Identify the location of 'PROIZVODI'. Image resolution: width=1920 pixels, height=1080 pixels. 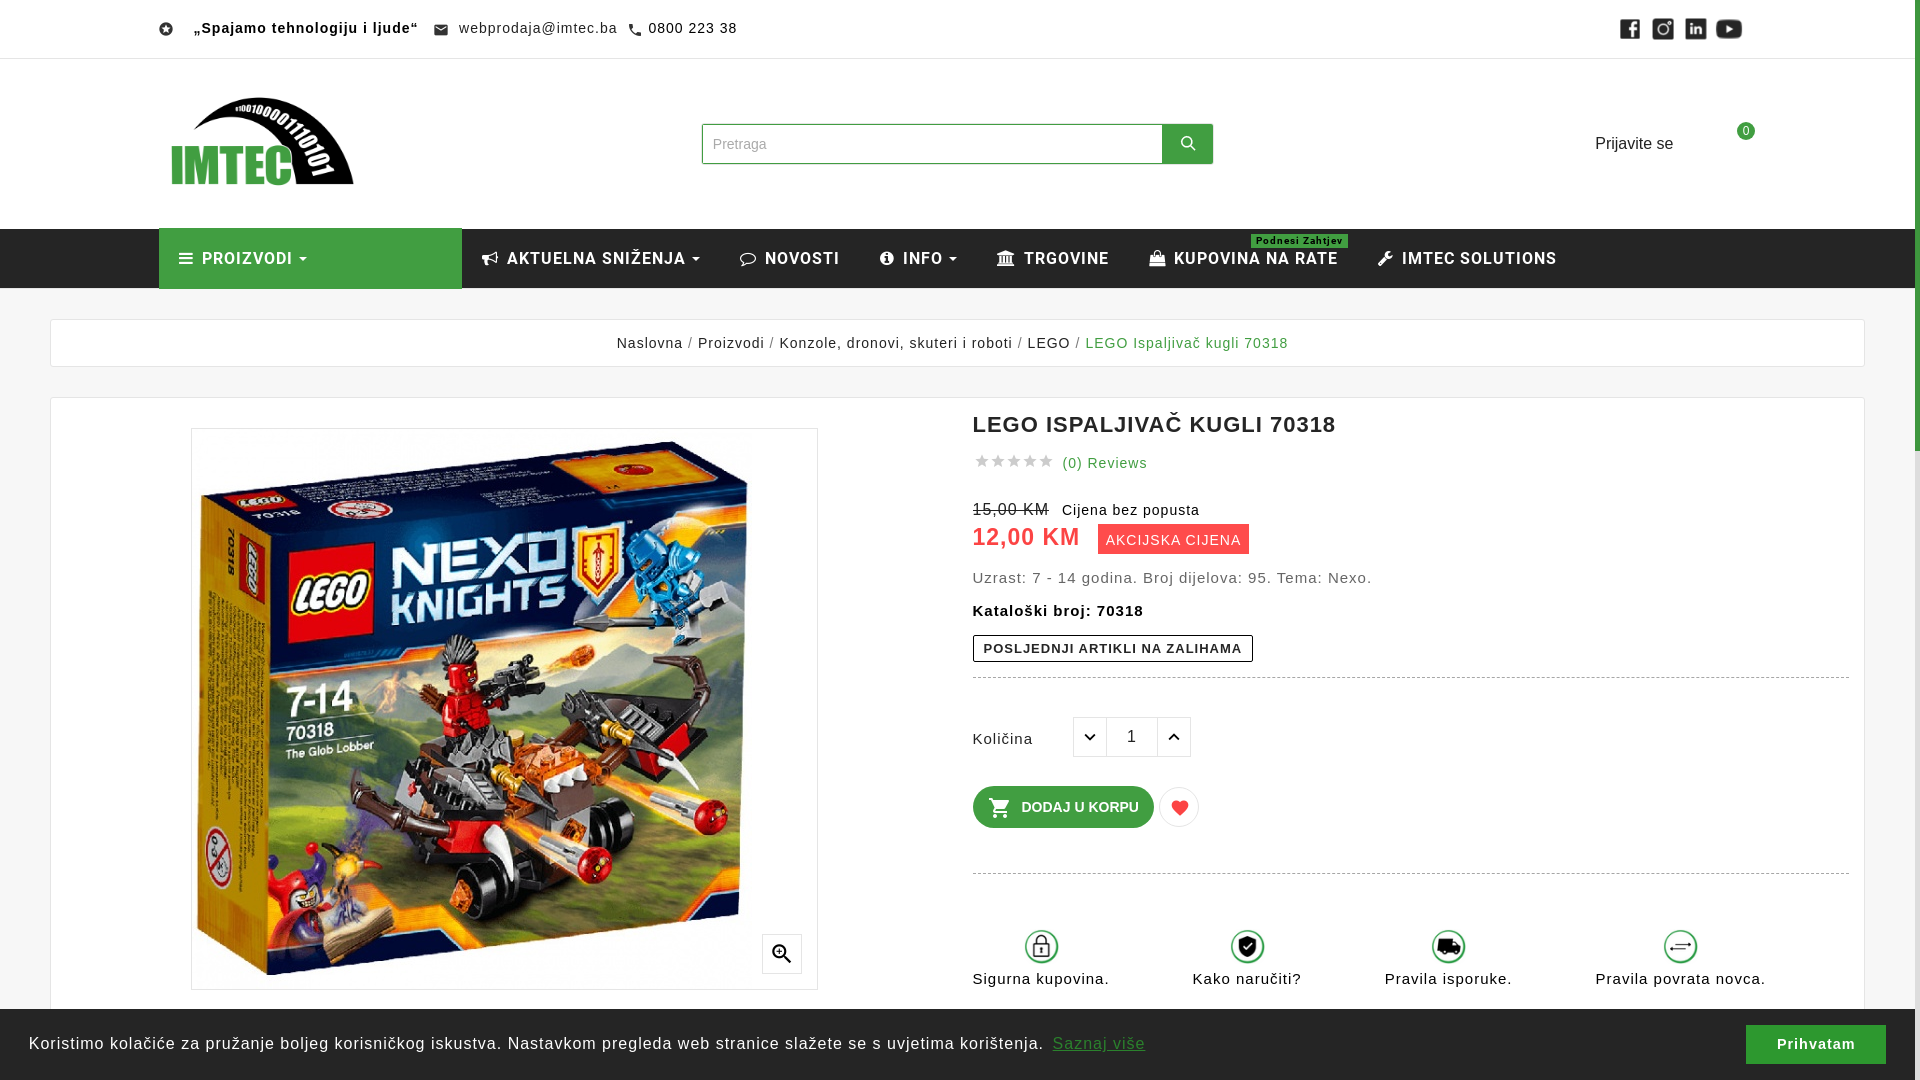
(308, 257).